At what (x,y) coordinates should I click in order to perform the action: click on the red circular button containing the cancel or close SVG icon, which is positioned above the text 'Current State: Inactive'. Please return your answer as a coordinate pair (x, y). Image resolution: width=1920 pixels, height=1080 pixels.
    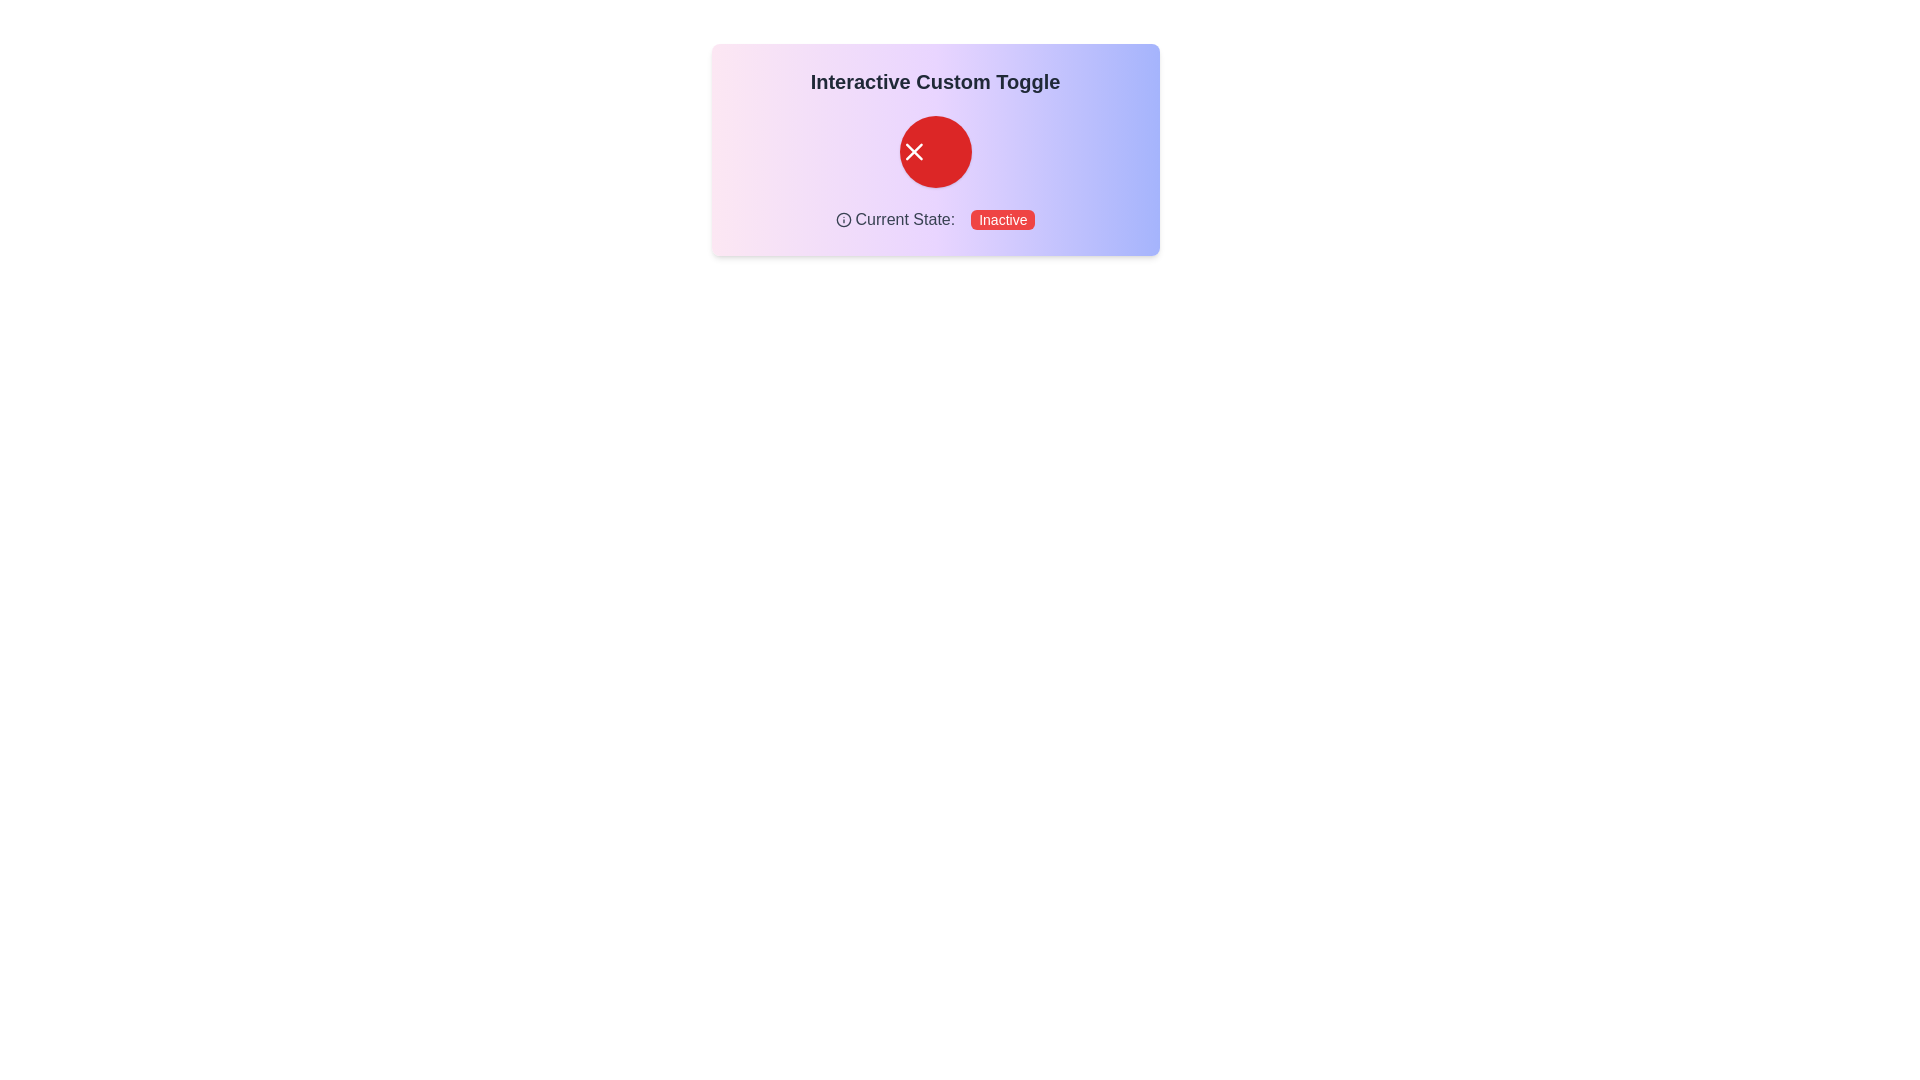
    Looking at the image, I should click on (912, 150).